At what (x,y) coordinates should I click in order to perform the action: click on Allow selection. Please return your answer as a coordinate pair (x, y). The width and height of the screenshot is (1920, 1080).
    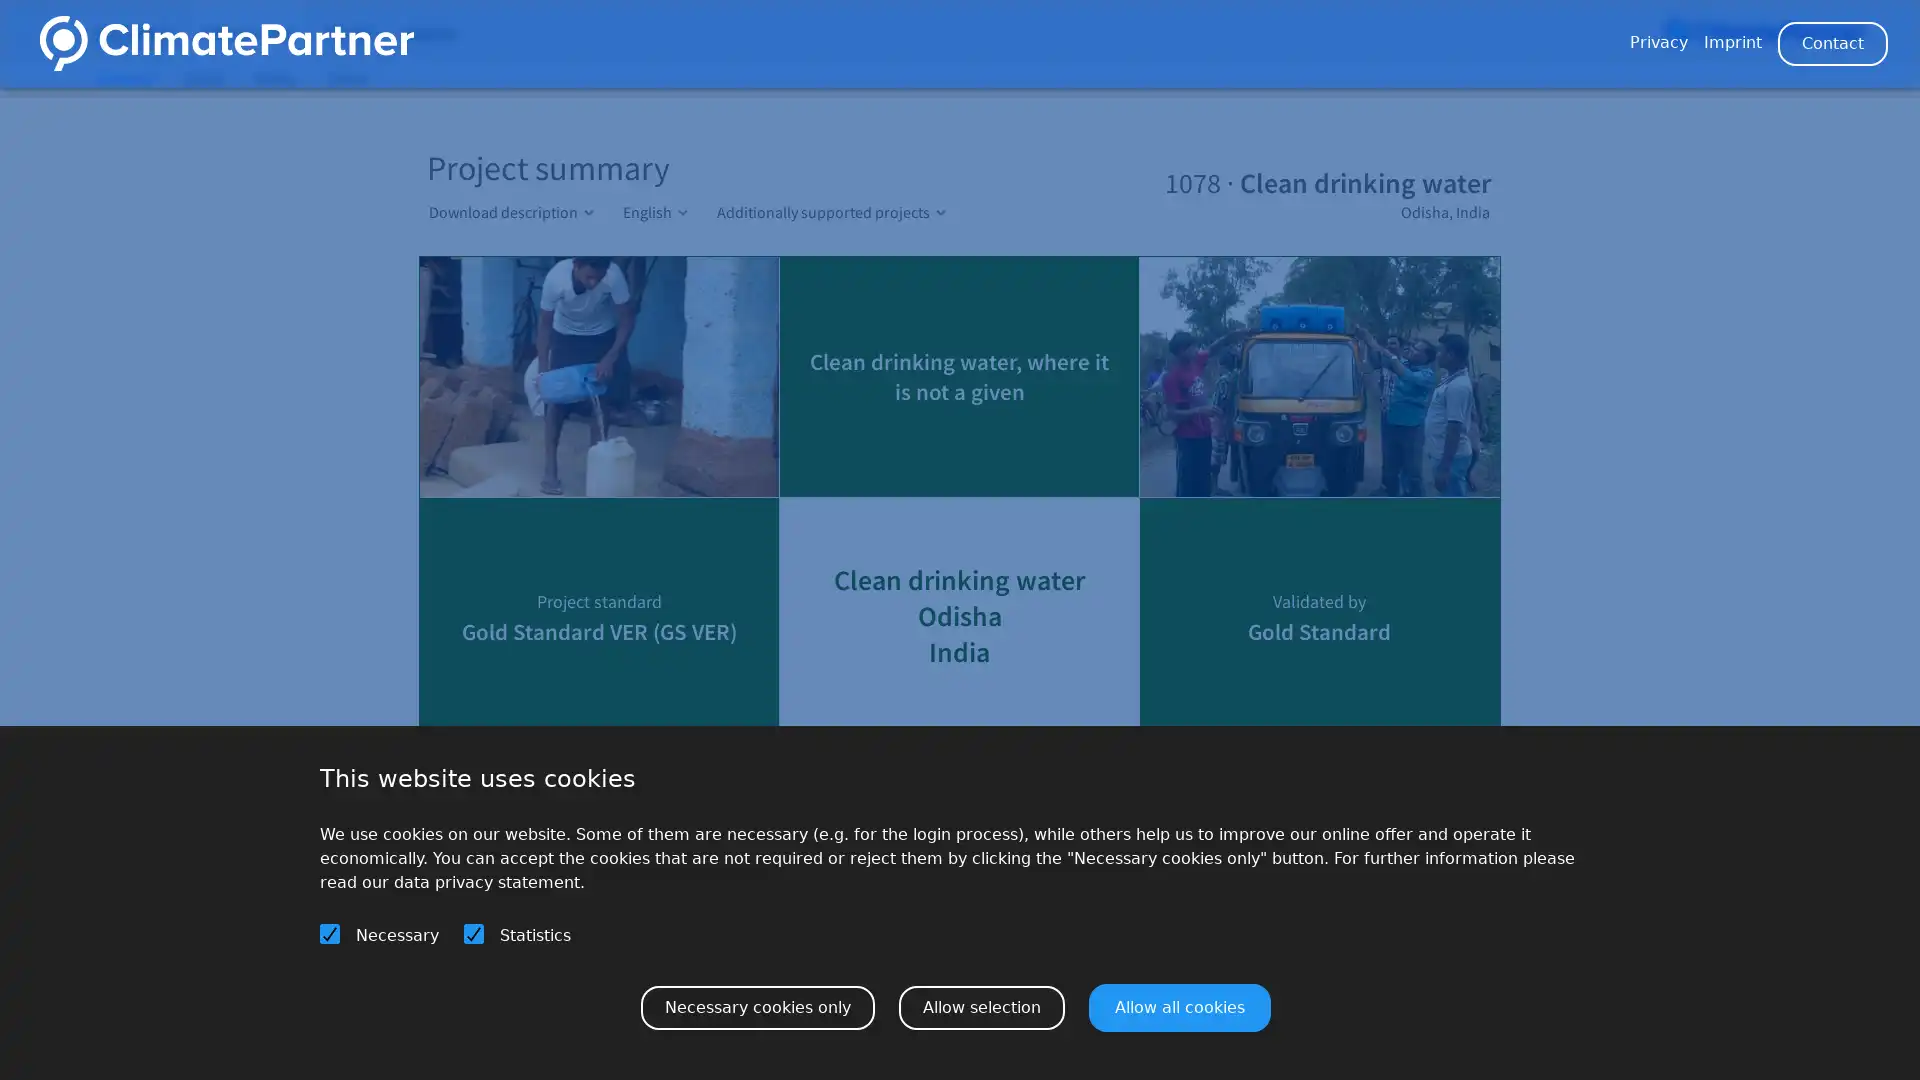
    Looking at the image, I should click on (982, 1006).